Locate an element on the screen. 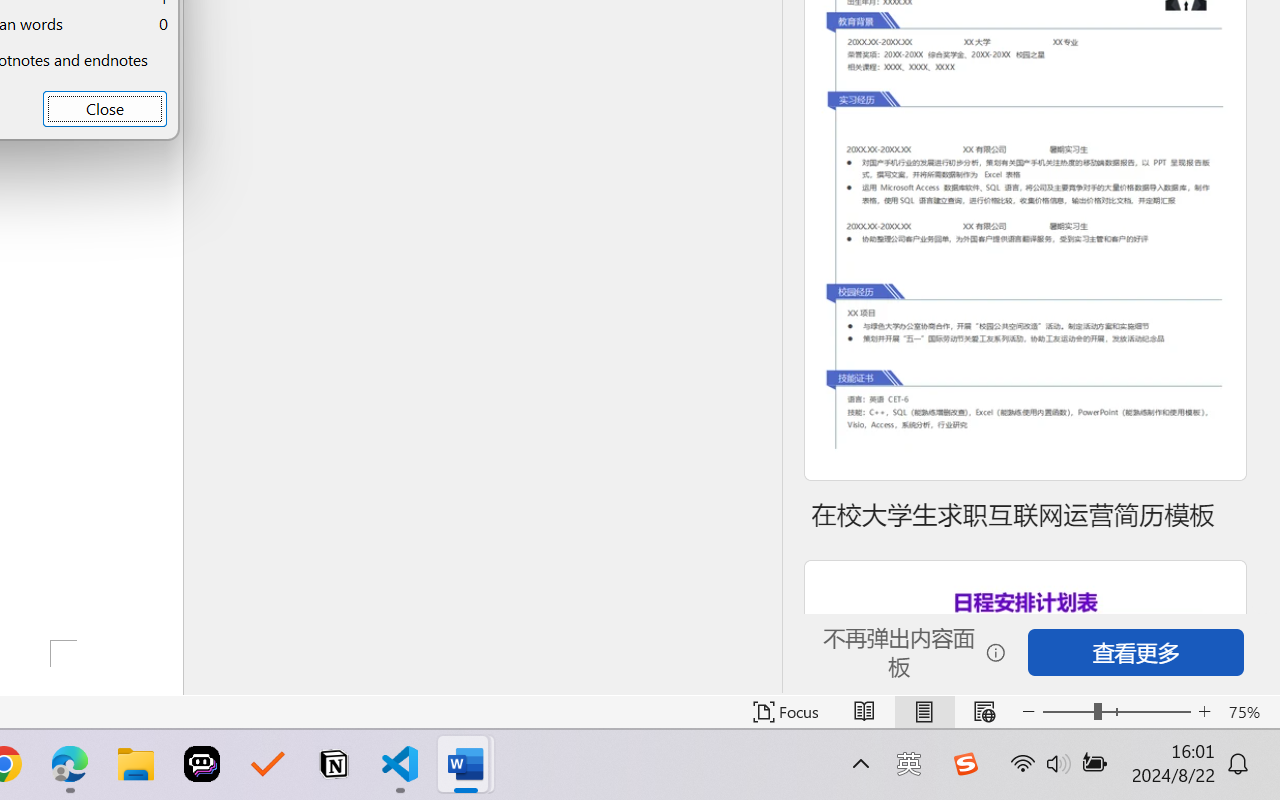  'Read Mode' is located at coordinates (864, 711).